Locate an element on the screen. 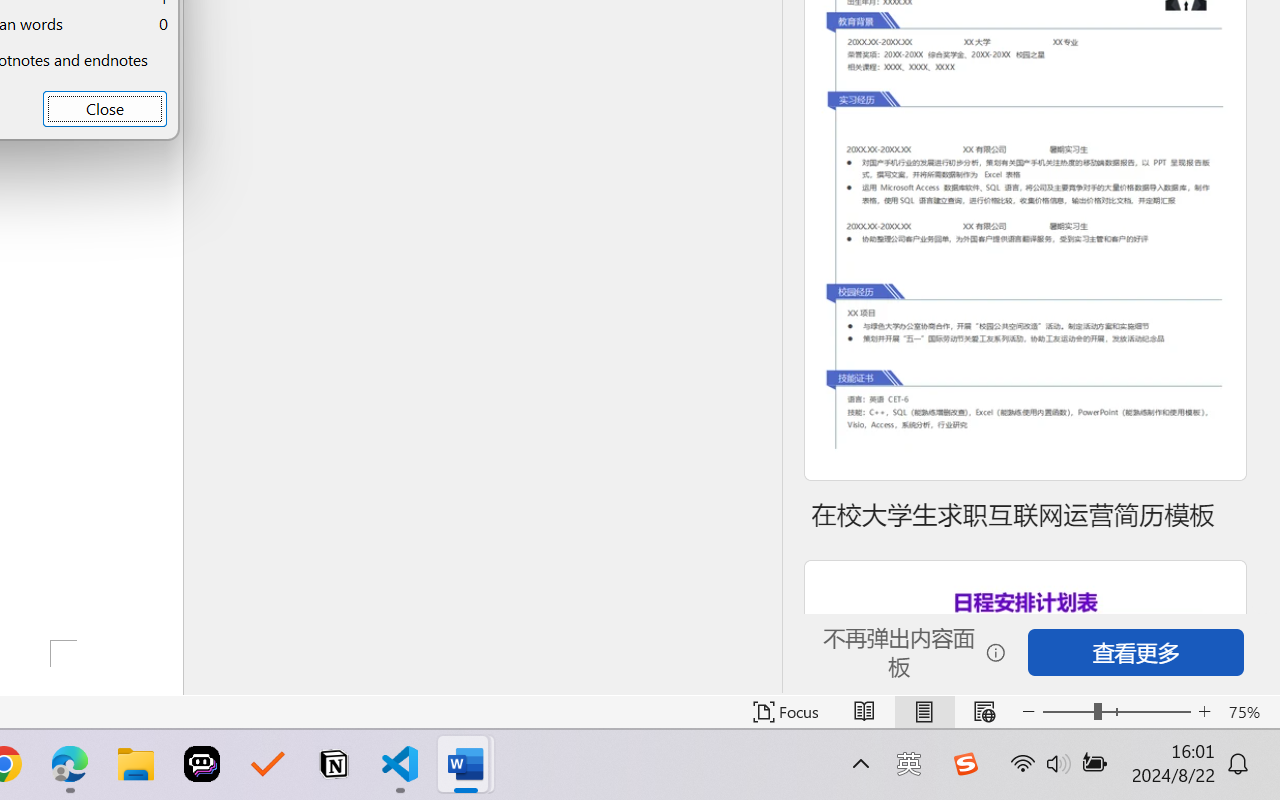  'Read Mode' is located at coordinates (864, 711).